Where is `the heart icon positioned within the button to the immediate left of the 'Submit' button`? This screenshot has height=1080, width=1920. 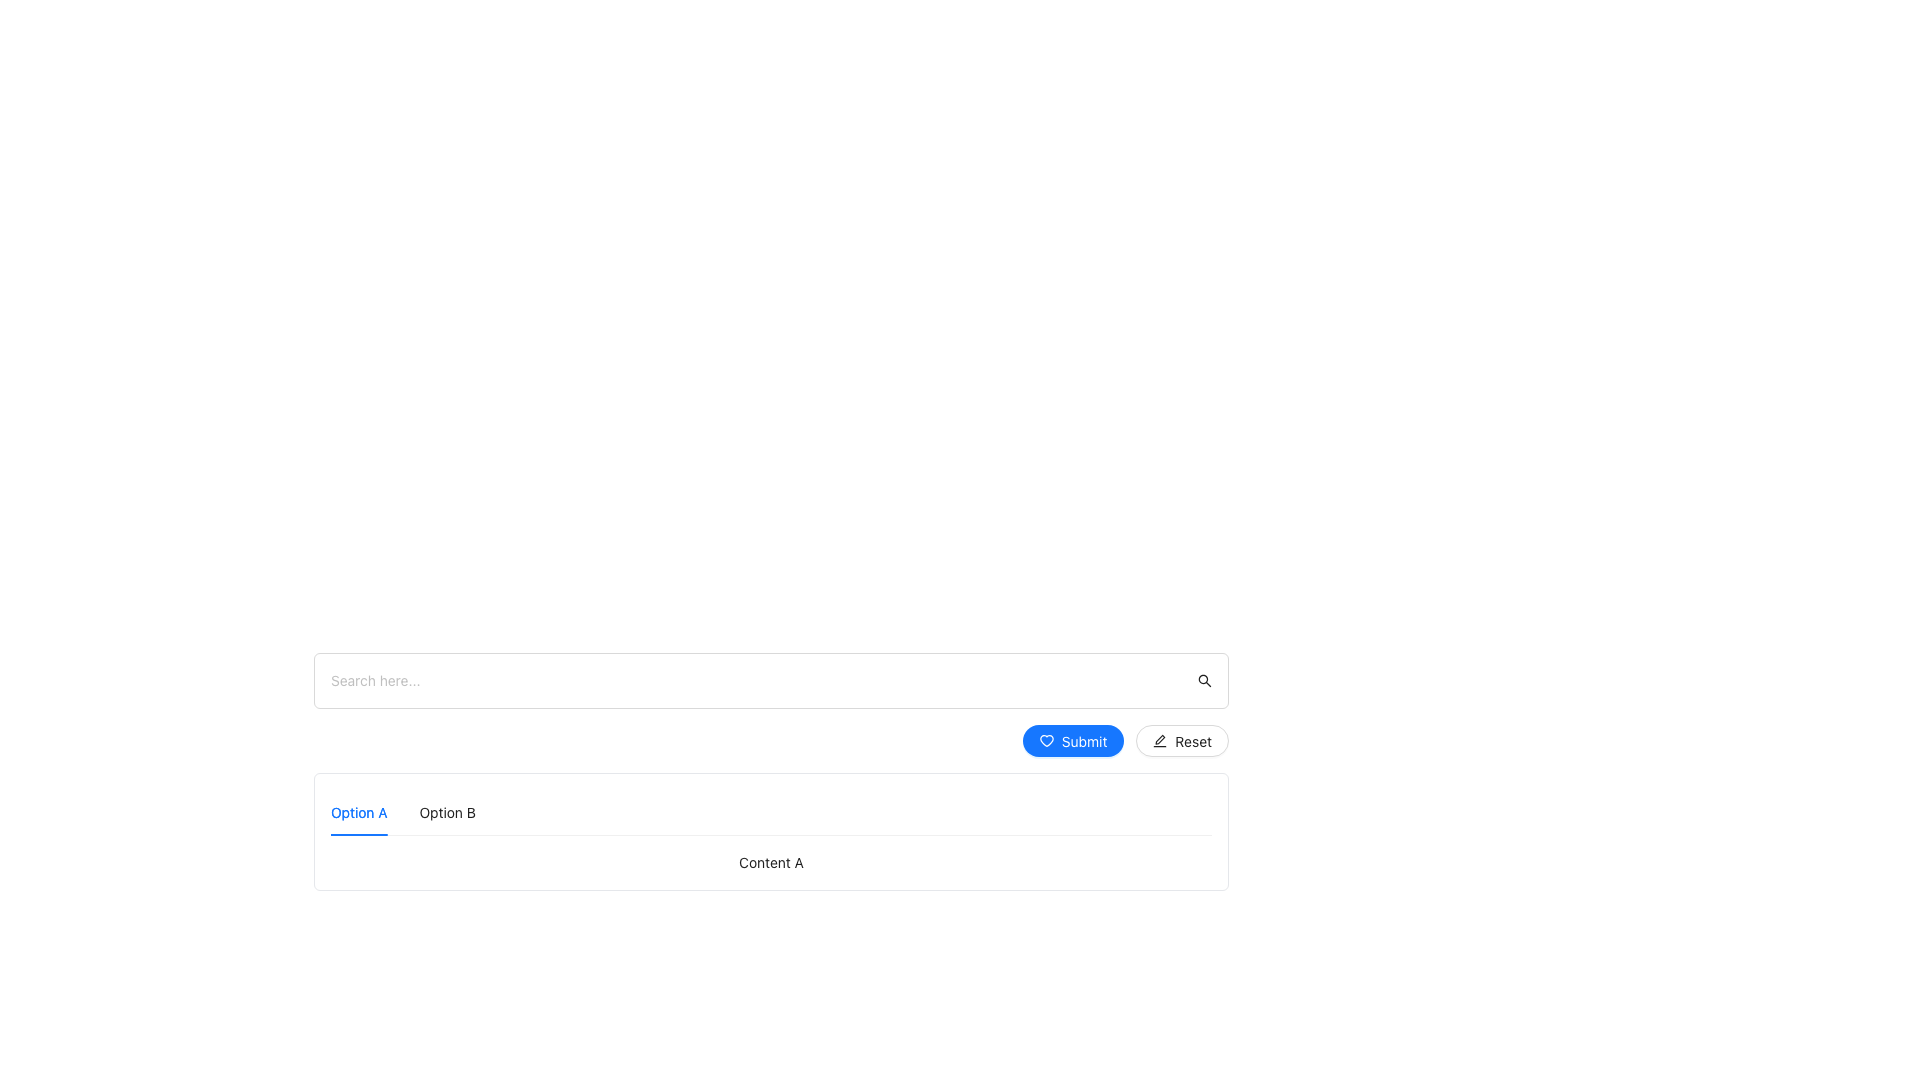
the heart icon positioned within the button to the immediate left of the 'Submit' button is located at coordinates (1045, 741).